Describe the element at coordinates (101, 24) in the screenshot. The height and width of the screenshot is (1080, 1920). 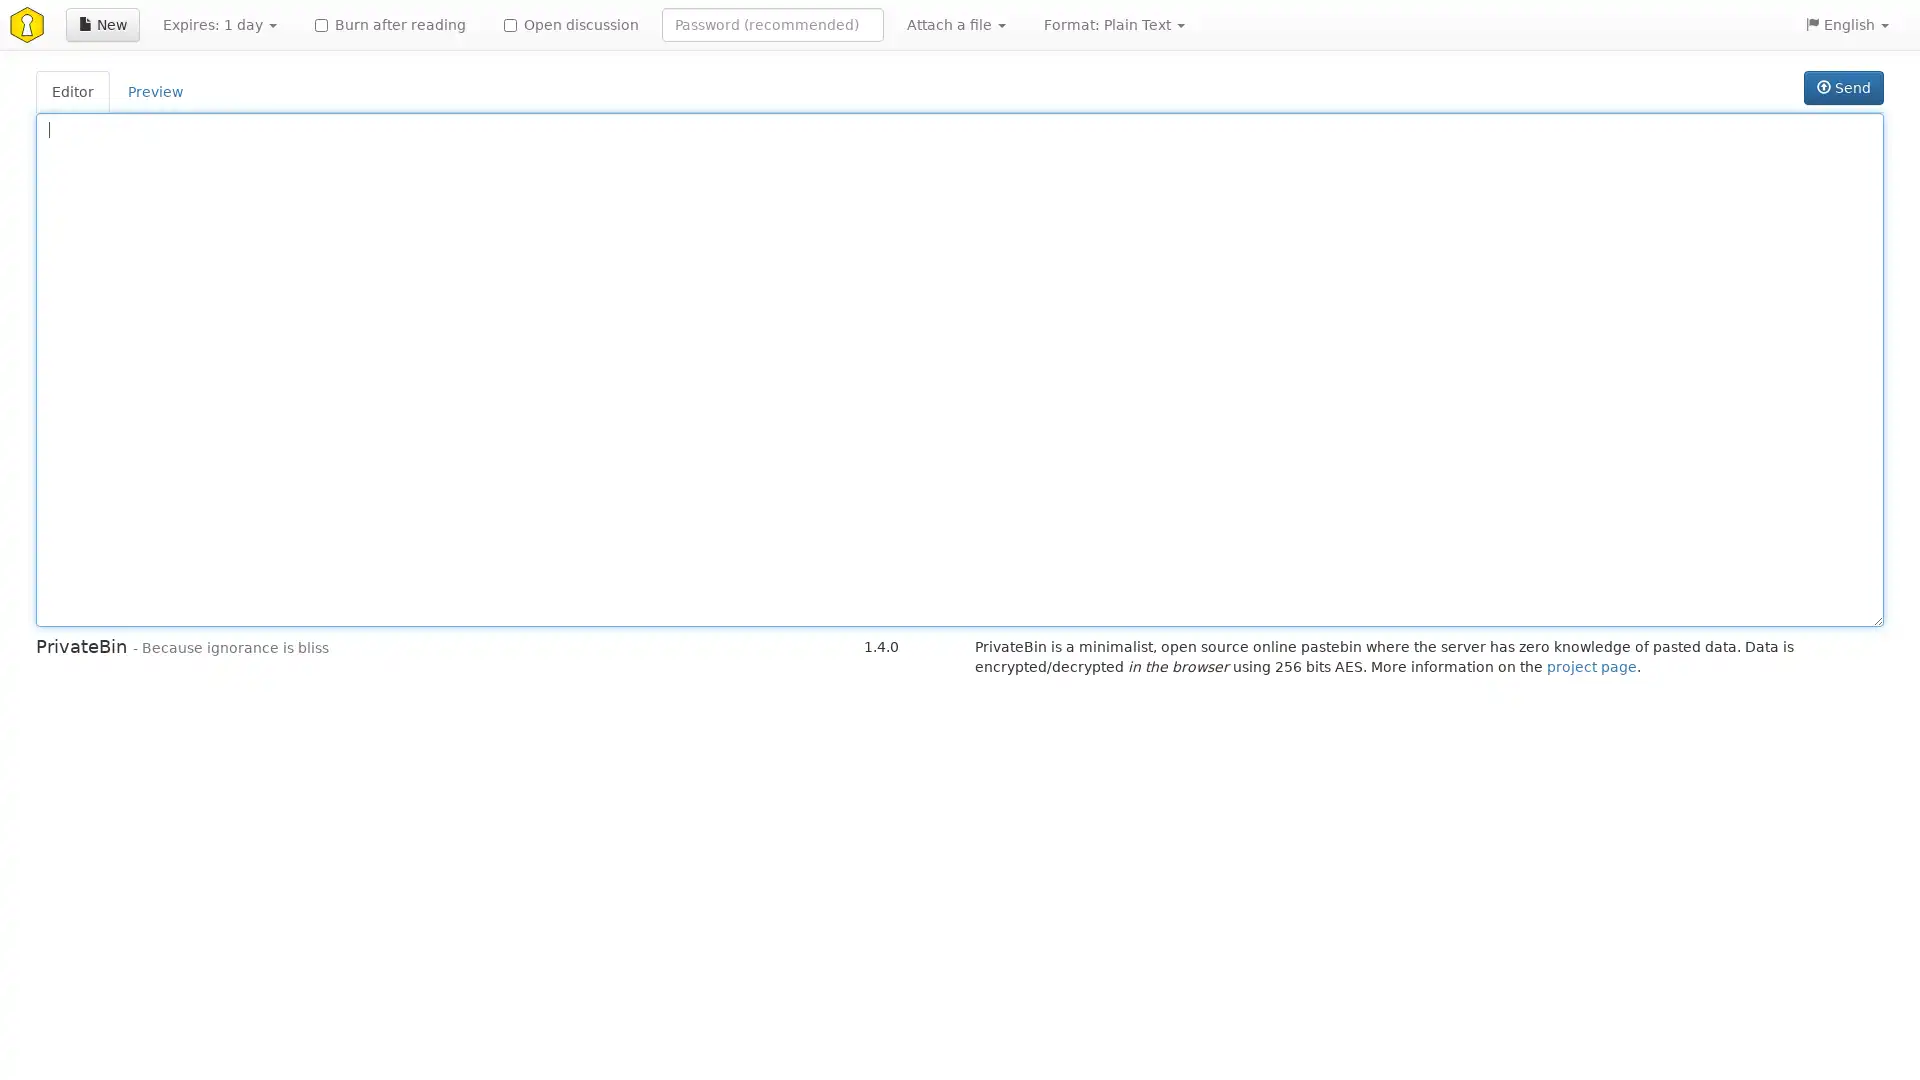
I see `New` at that location.